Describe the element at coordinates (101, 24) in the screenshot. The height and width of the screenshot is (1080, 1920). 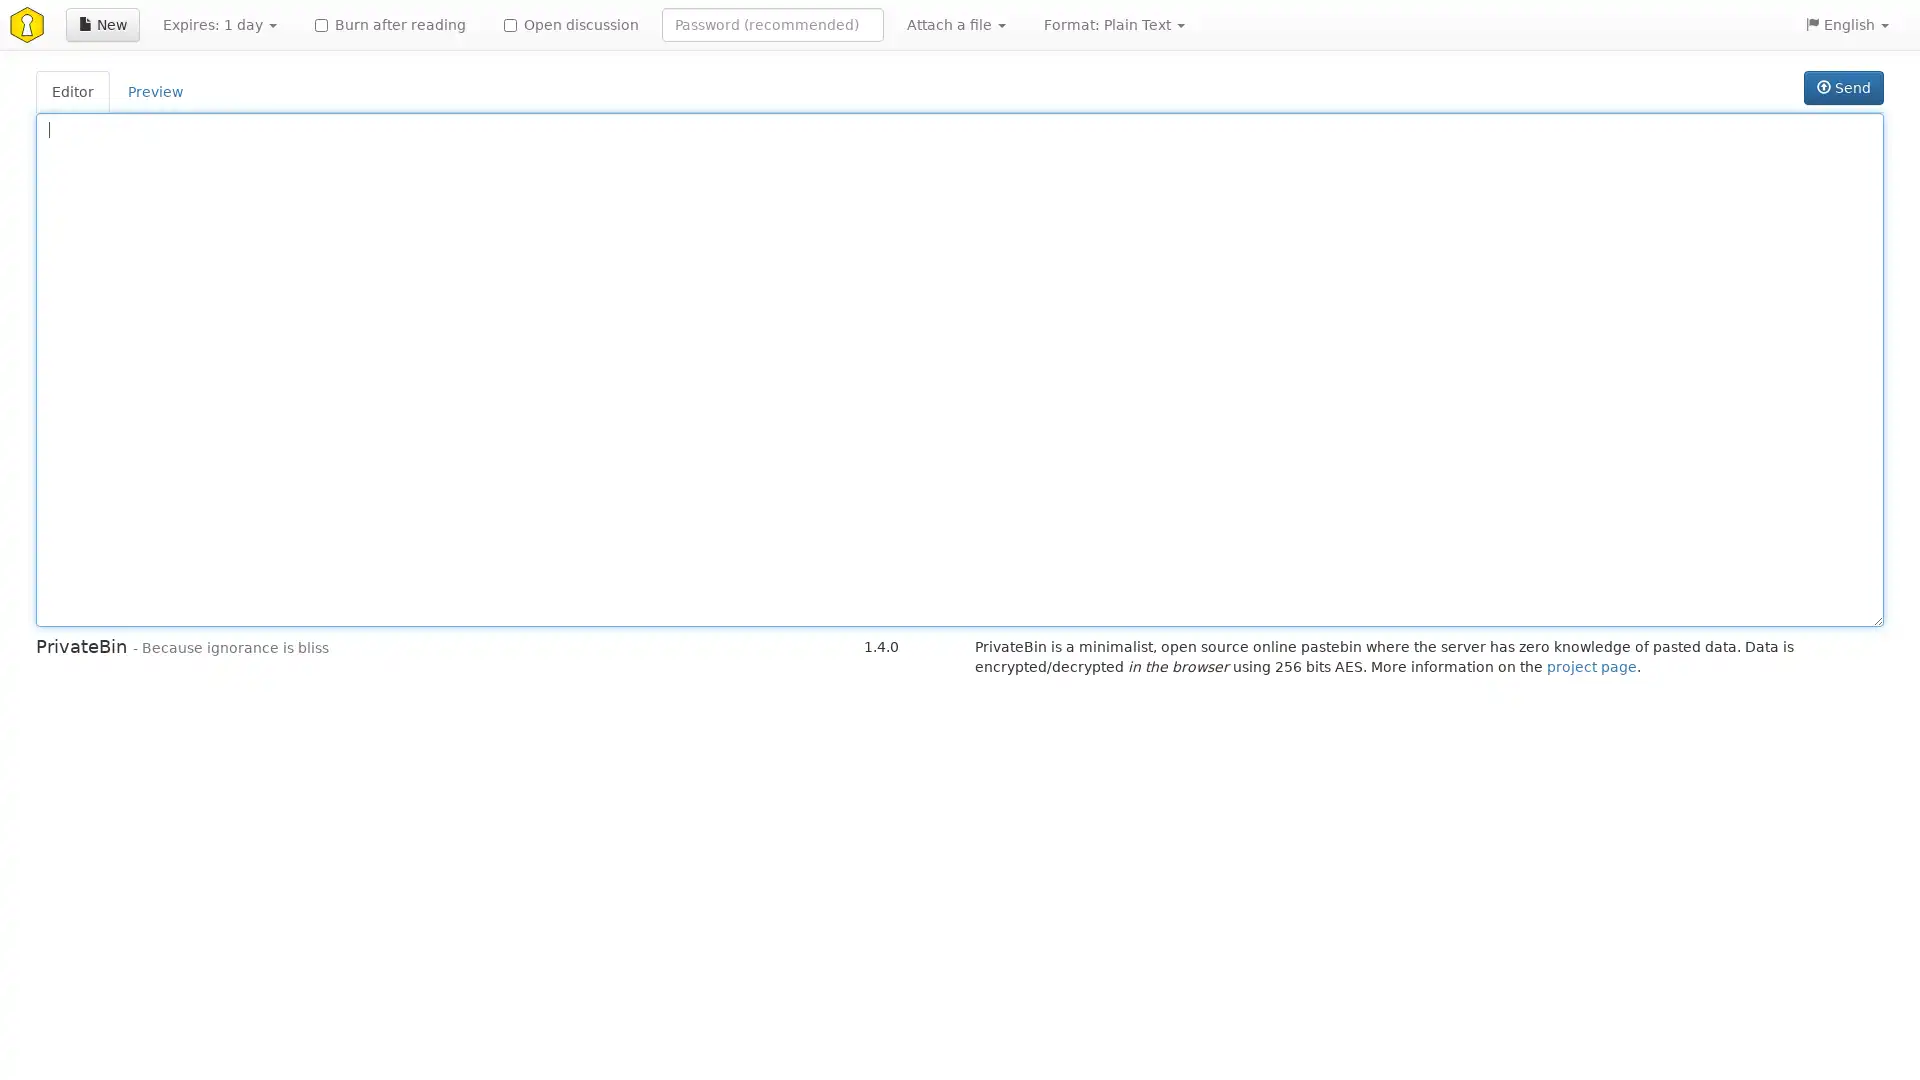
I see `New` at that location.